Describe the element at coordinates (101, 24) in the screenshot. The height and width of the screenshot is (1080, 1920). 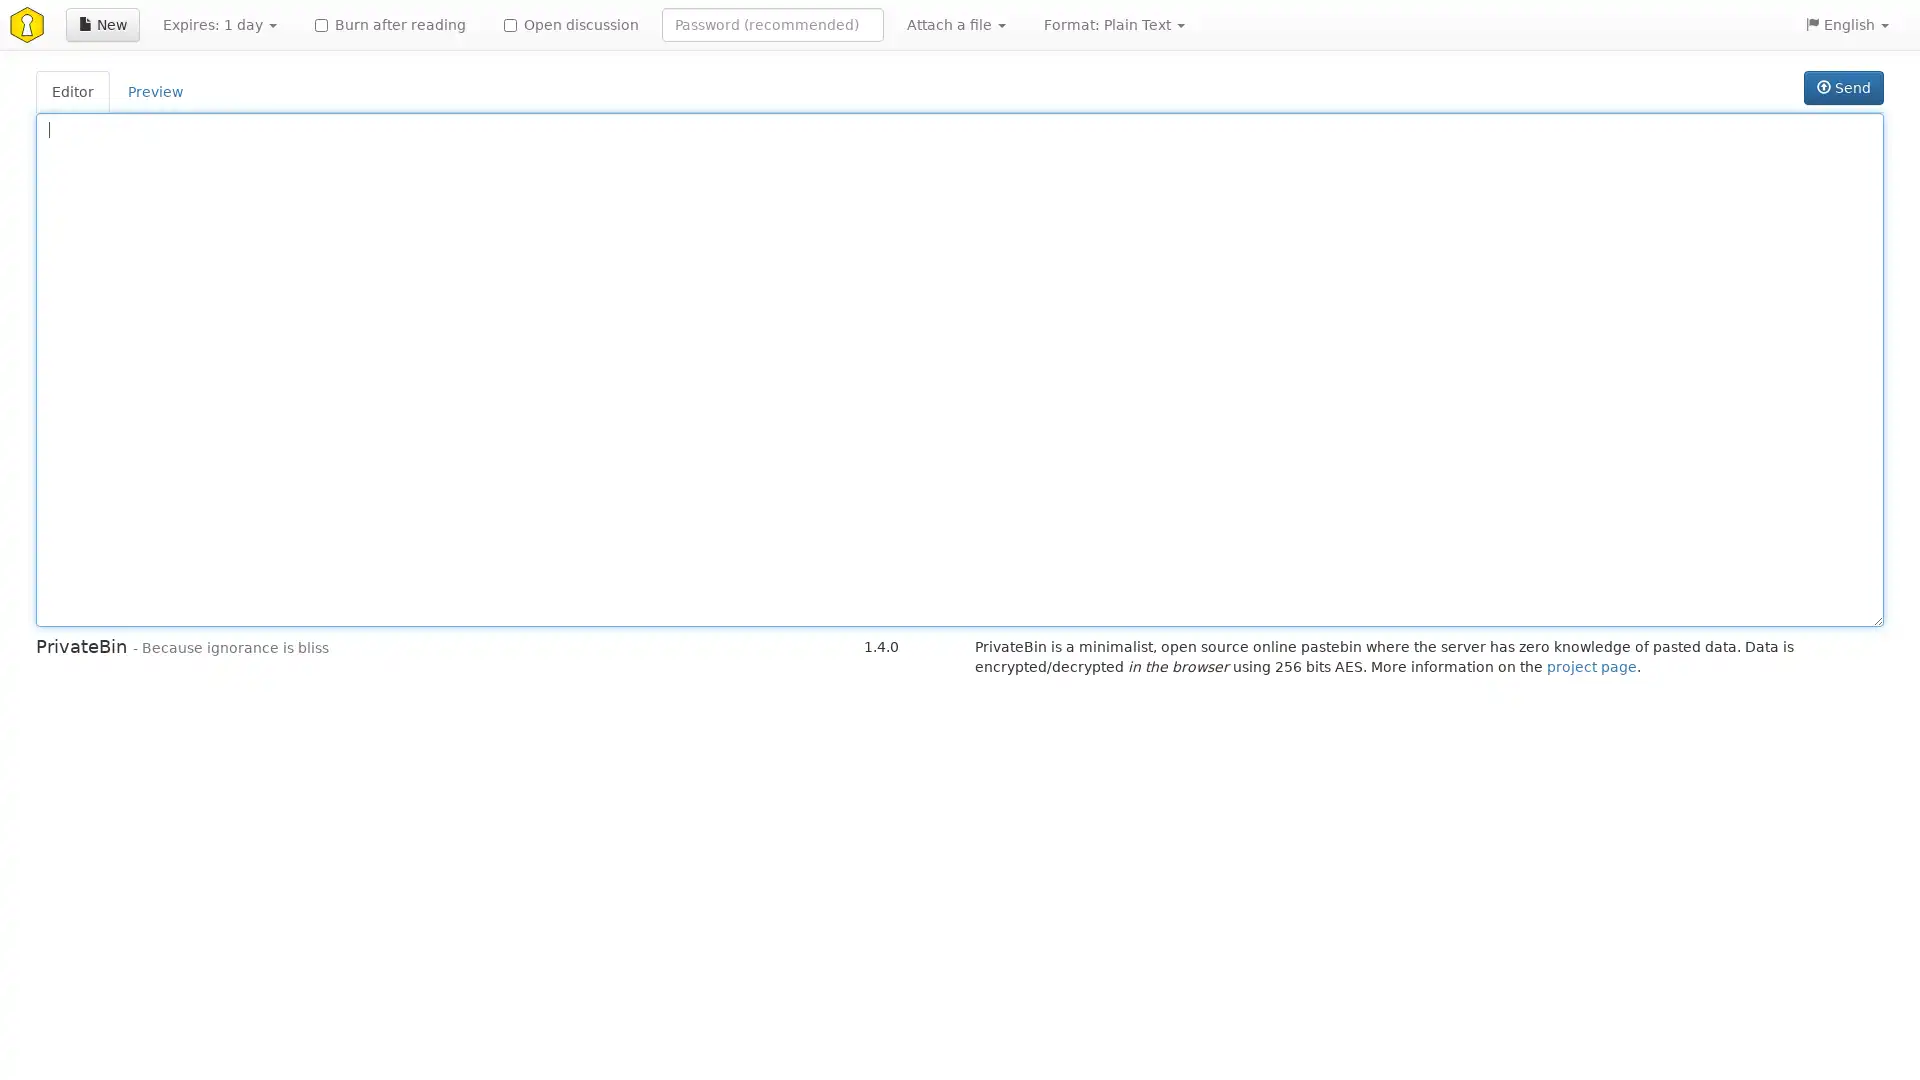
I see `New` at that location.